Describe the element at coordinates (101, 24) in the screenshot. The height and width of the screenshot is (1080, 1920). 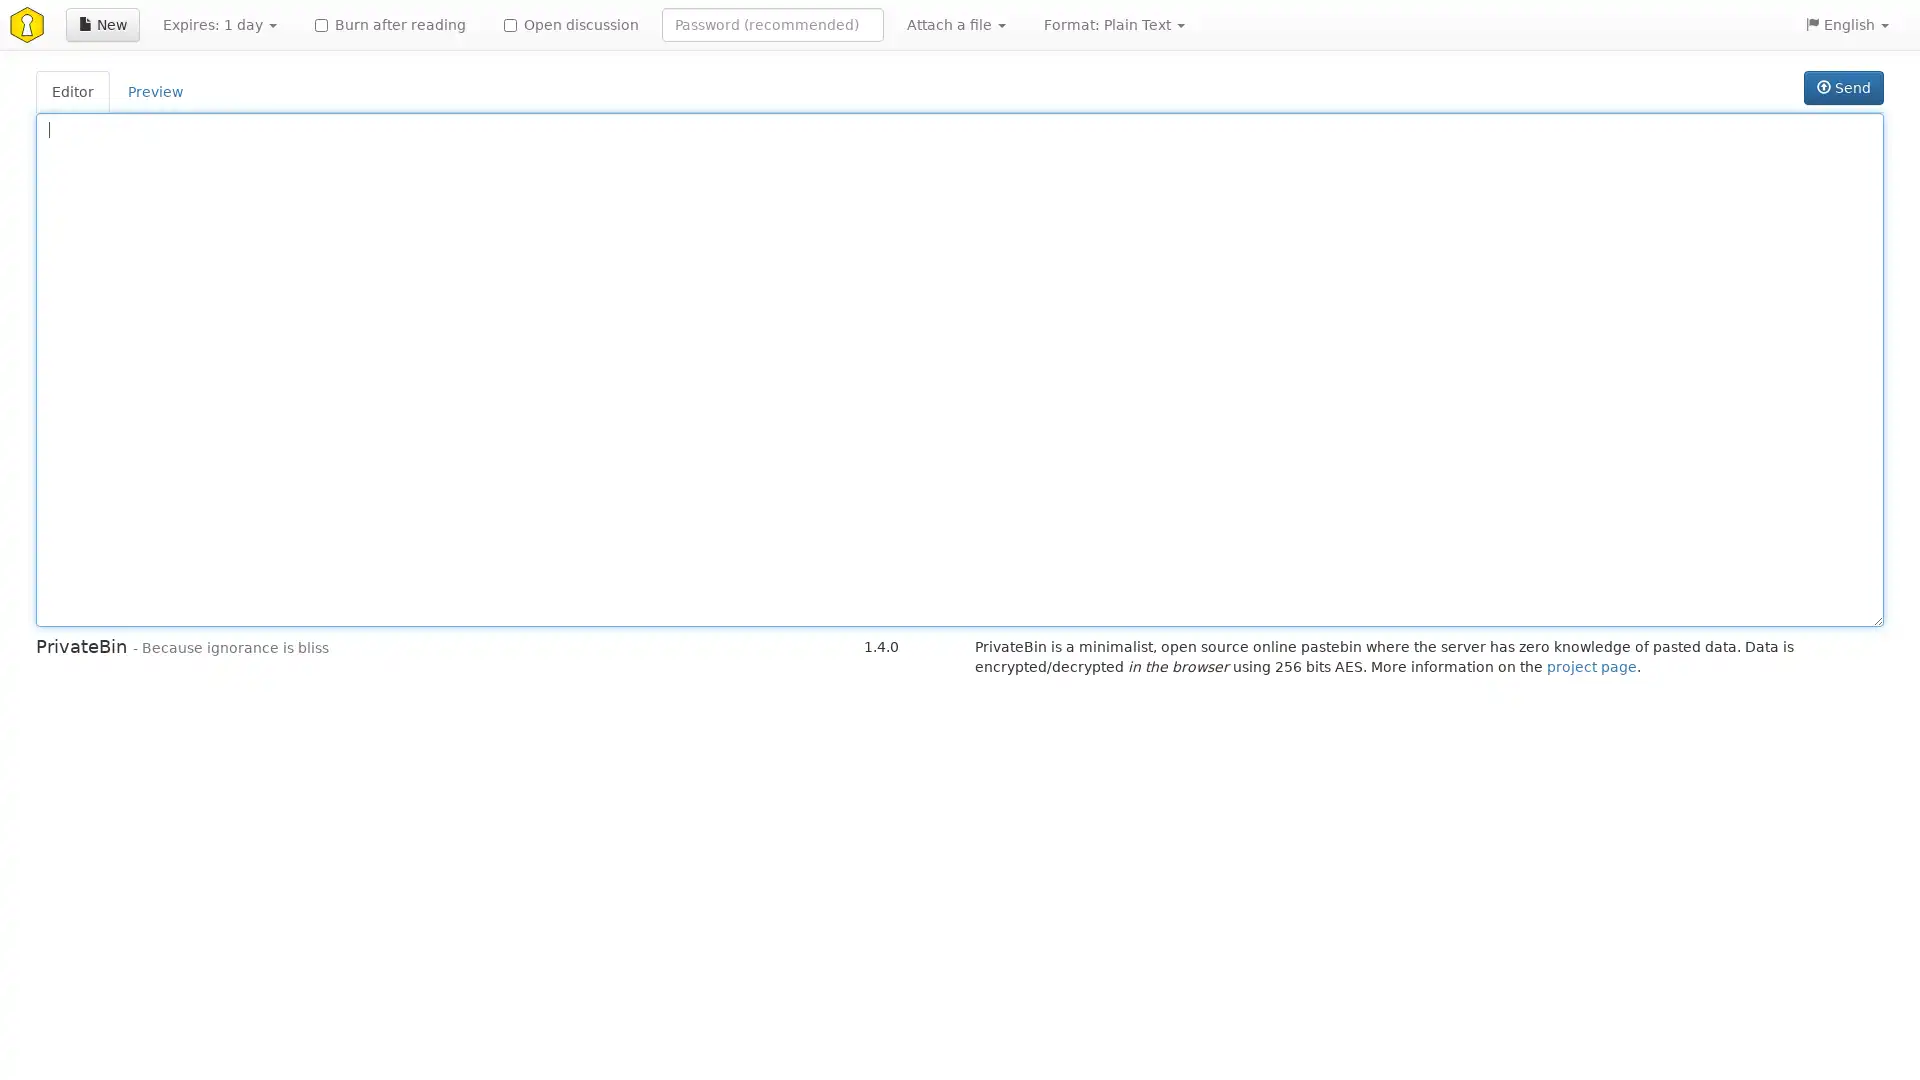
I see `New` at that location.